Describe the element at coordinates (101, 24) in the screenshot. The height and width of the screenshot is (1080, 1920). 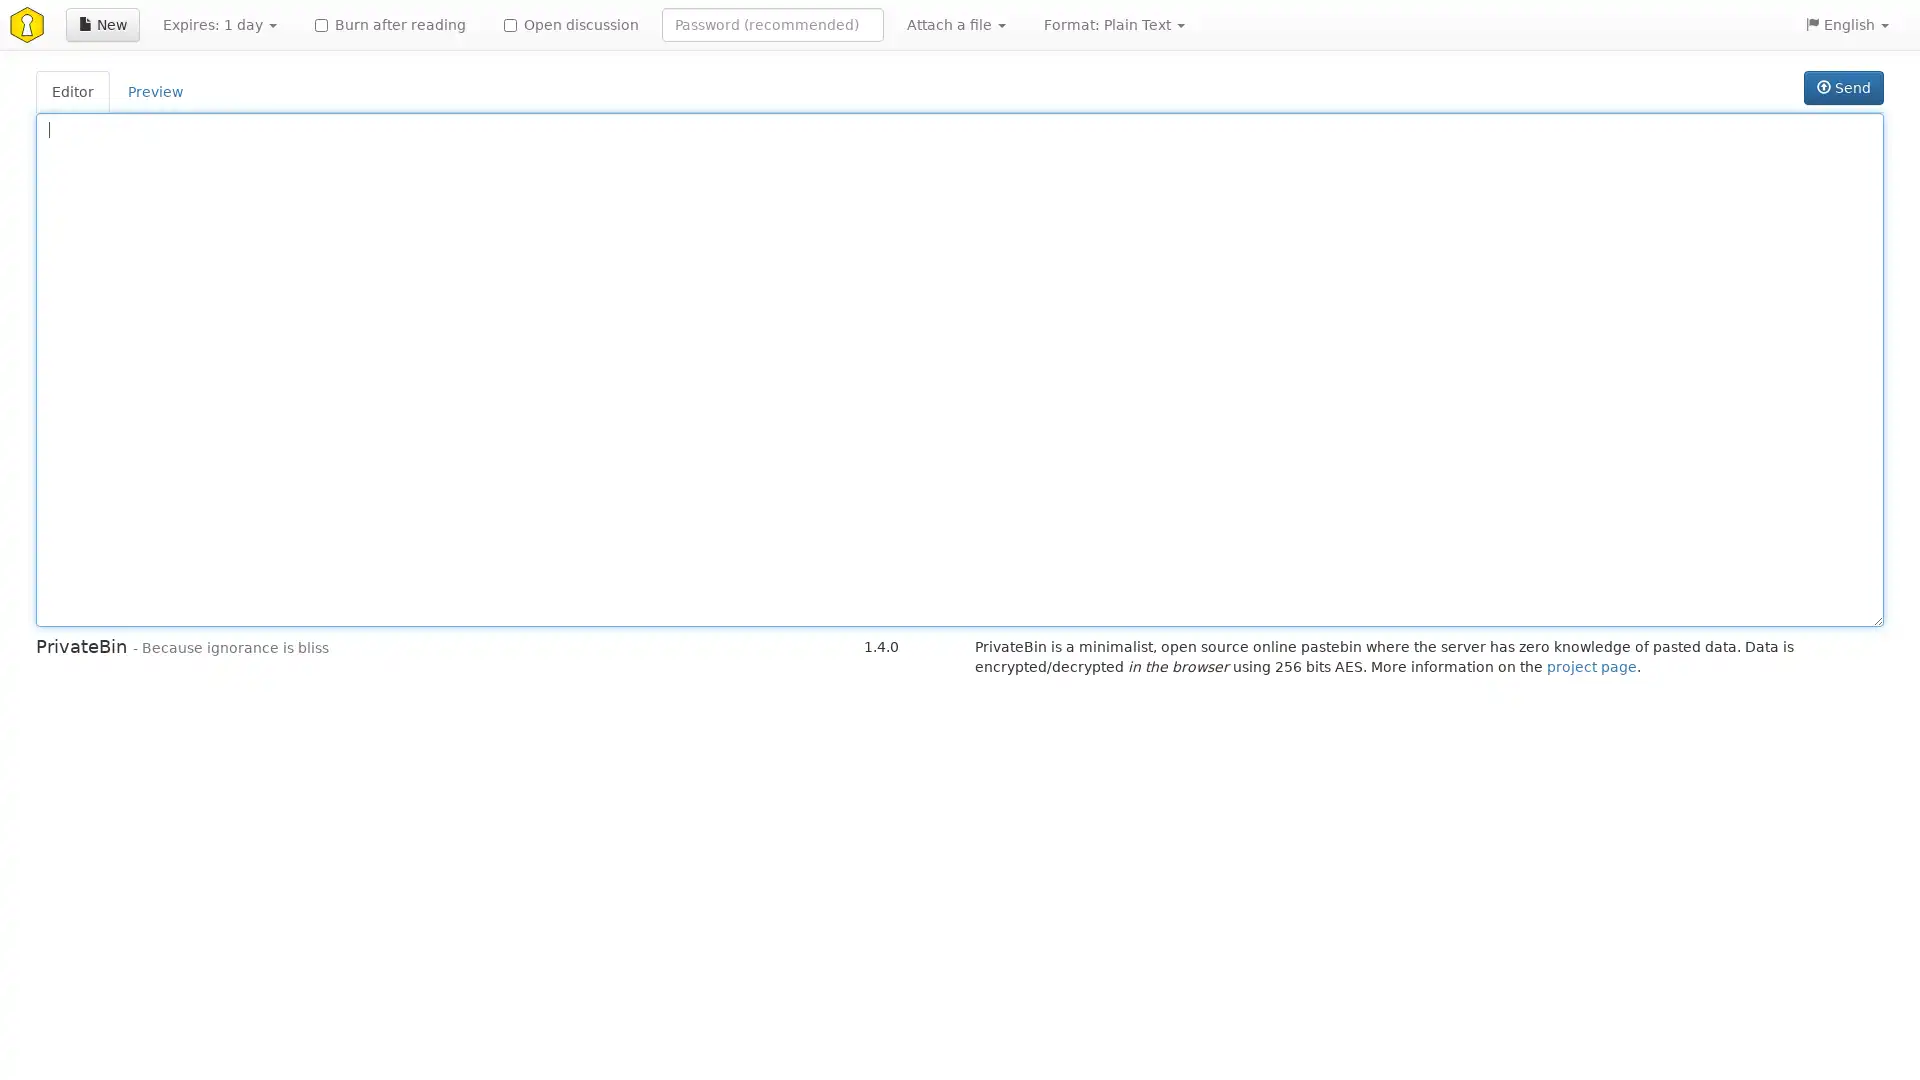
I see `New` at that location.